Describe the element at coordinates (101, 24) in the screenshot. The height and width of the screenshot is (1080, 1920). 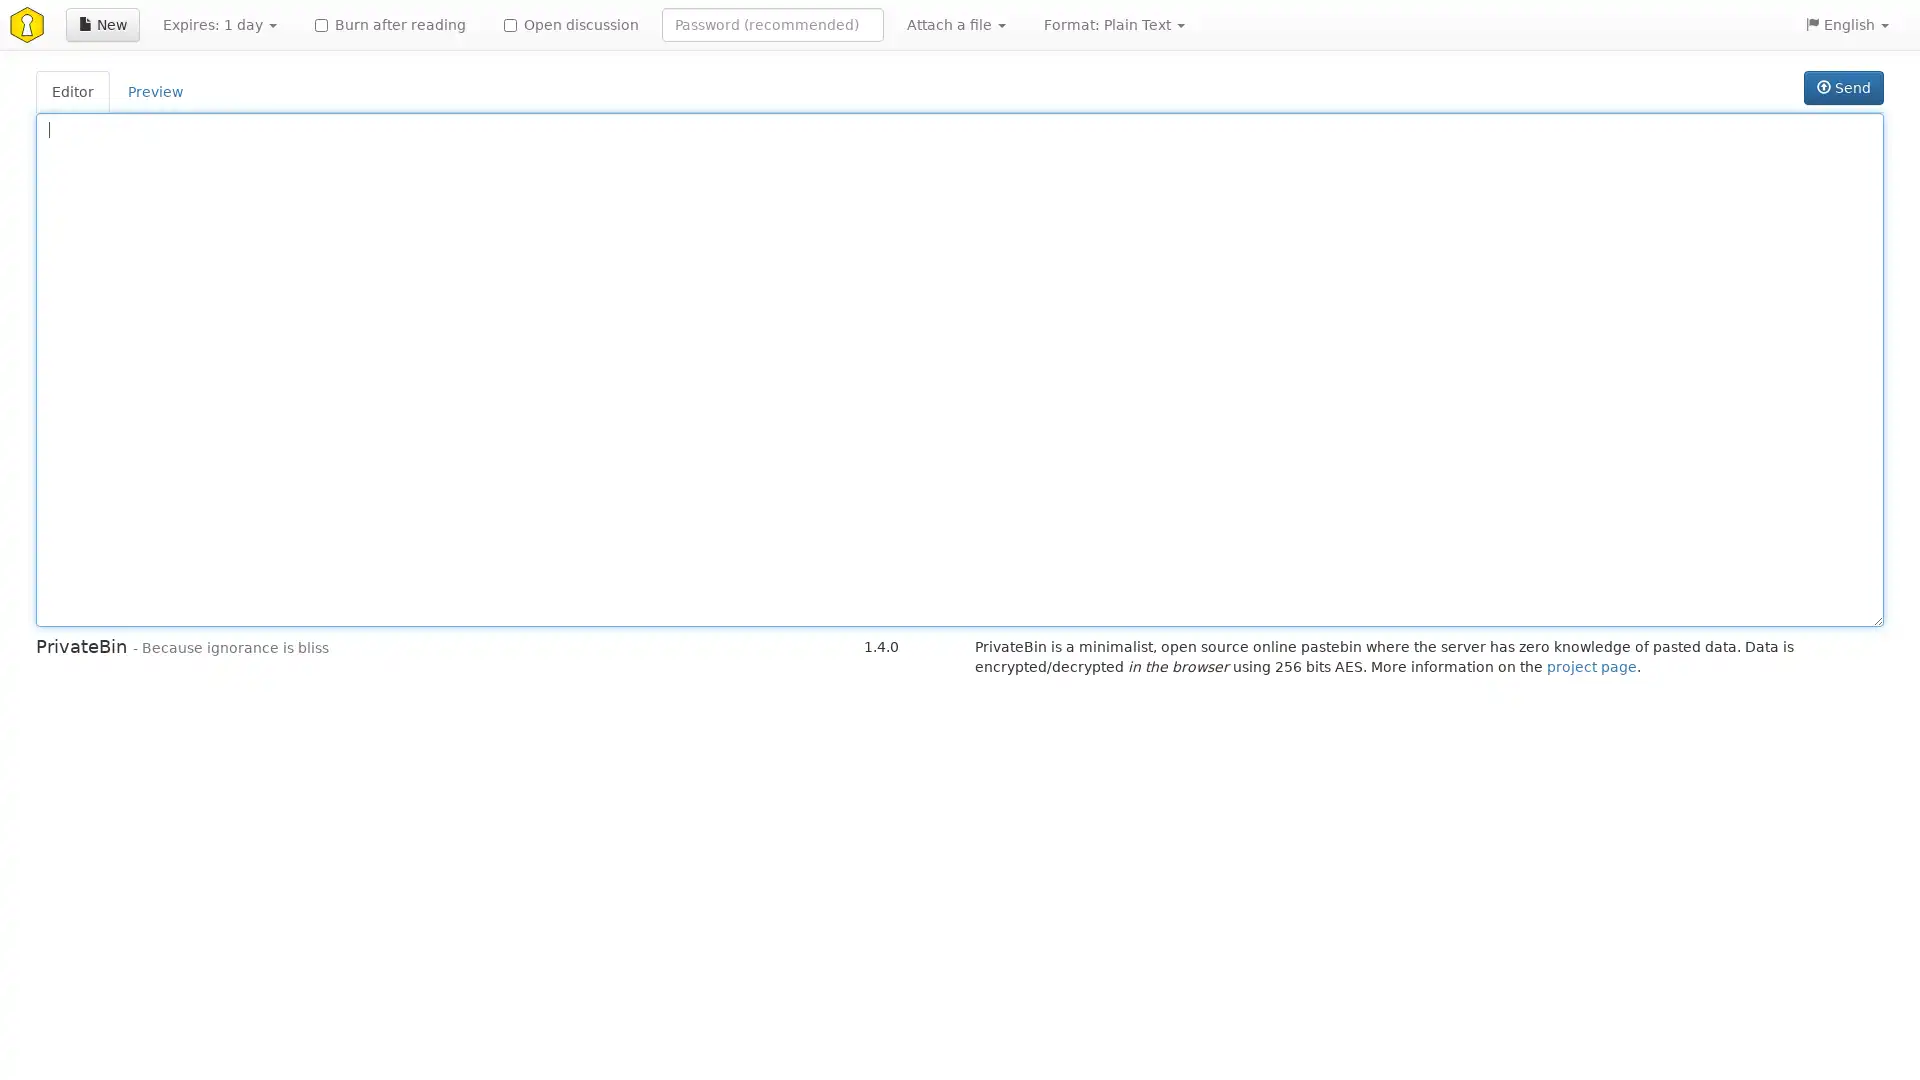
I see `New` at that location.